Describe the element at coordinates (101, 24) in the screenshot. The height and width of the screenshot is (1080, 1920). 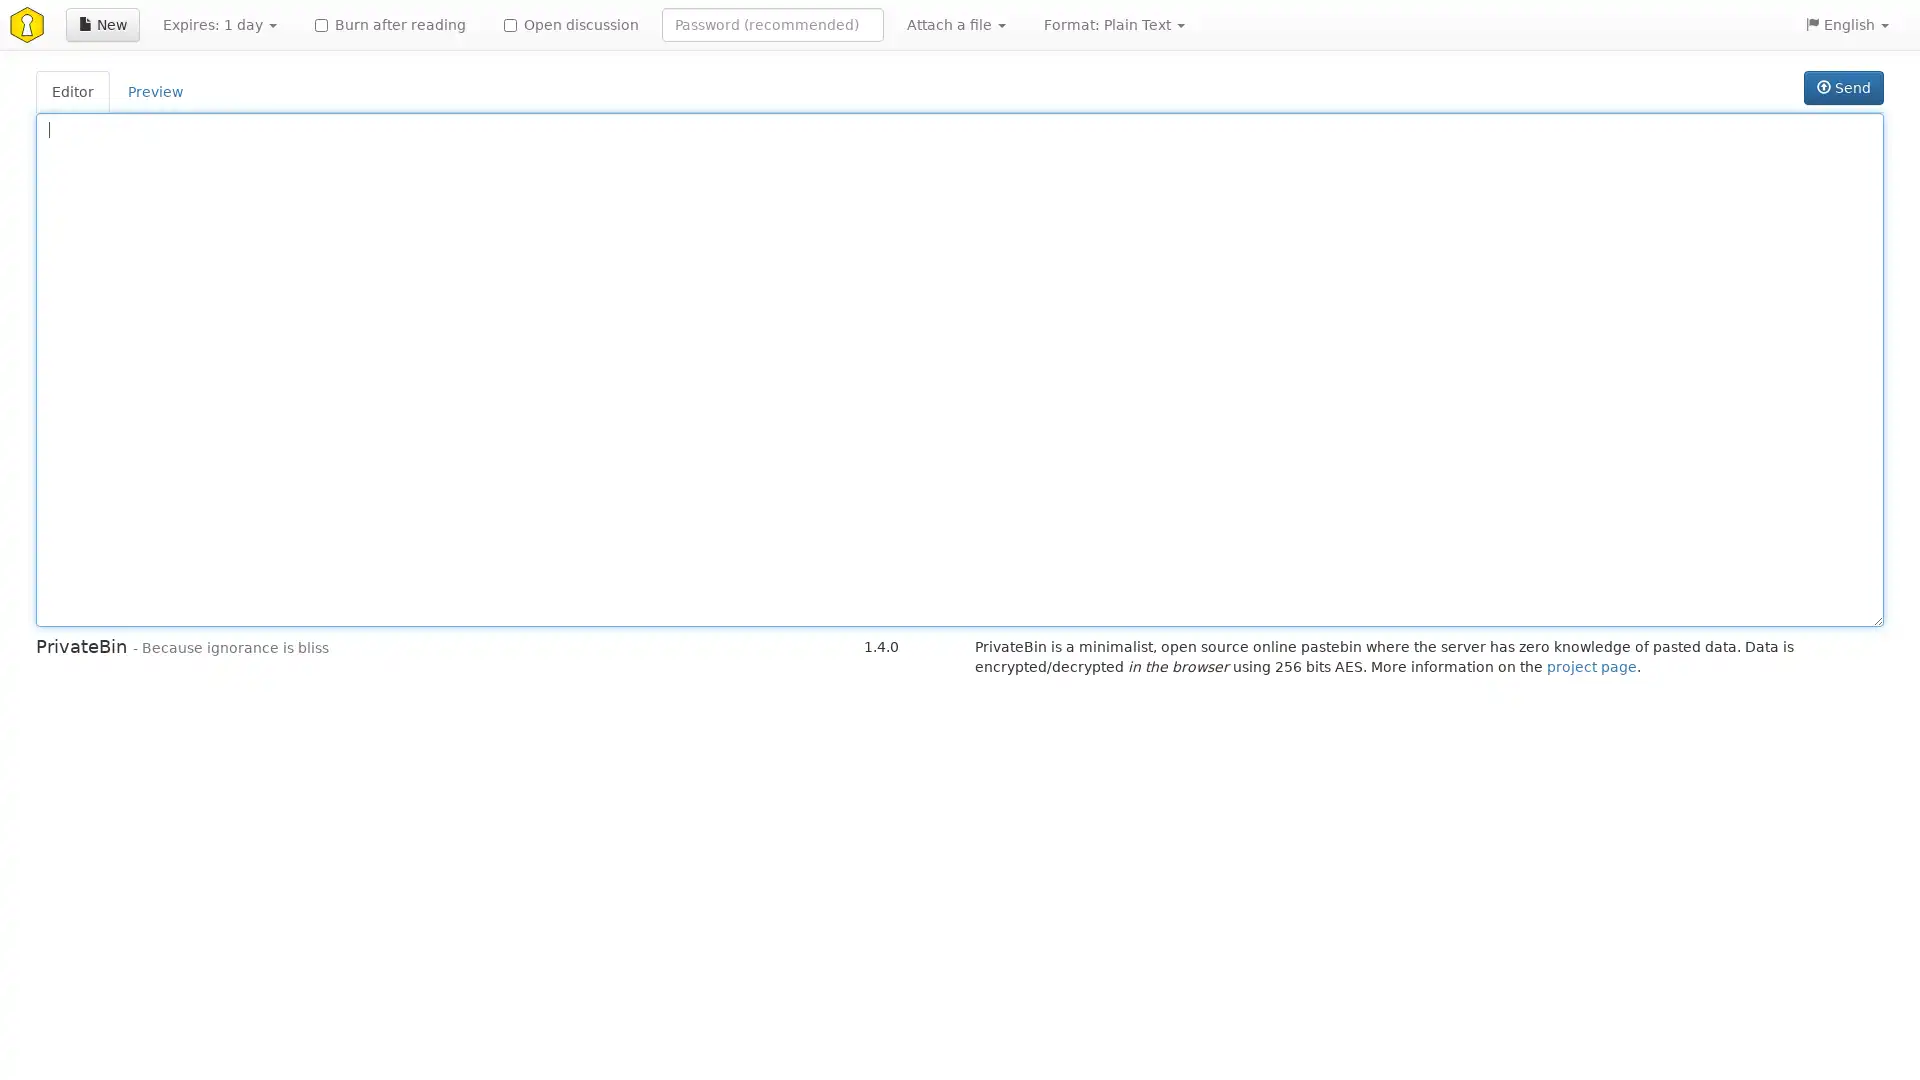
I see `New` at that location.